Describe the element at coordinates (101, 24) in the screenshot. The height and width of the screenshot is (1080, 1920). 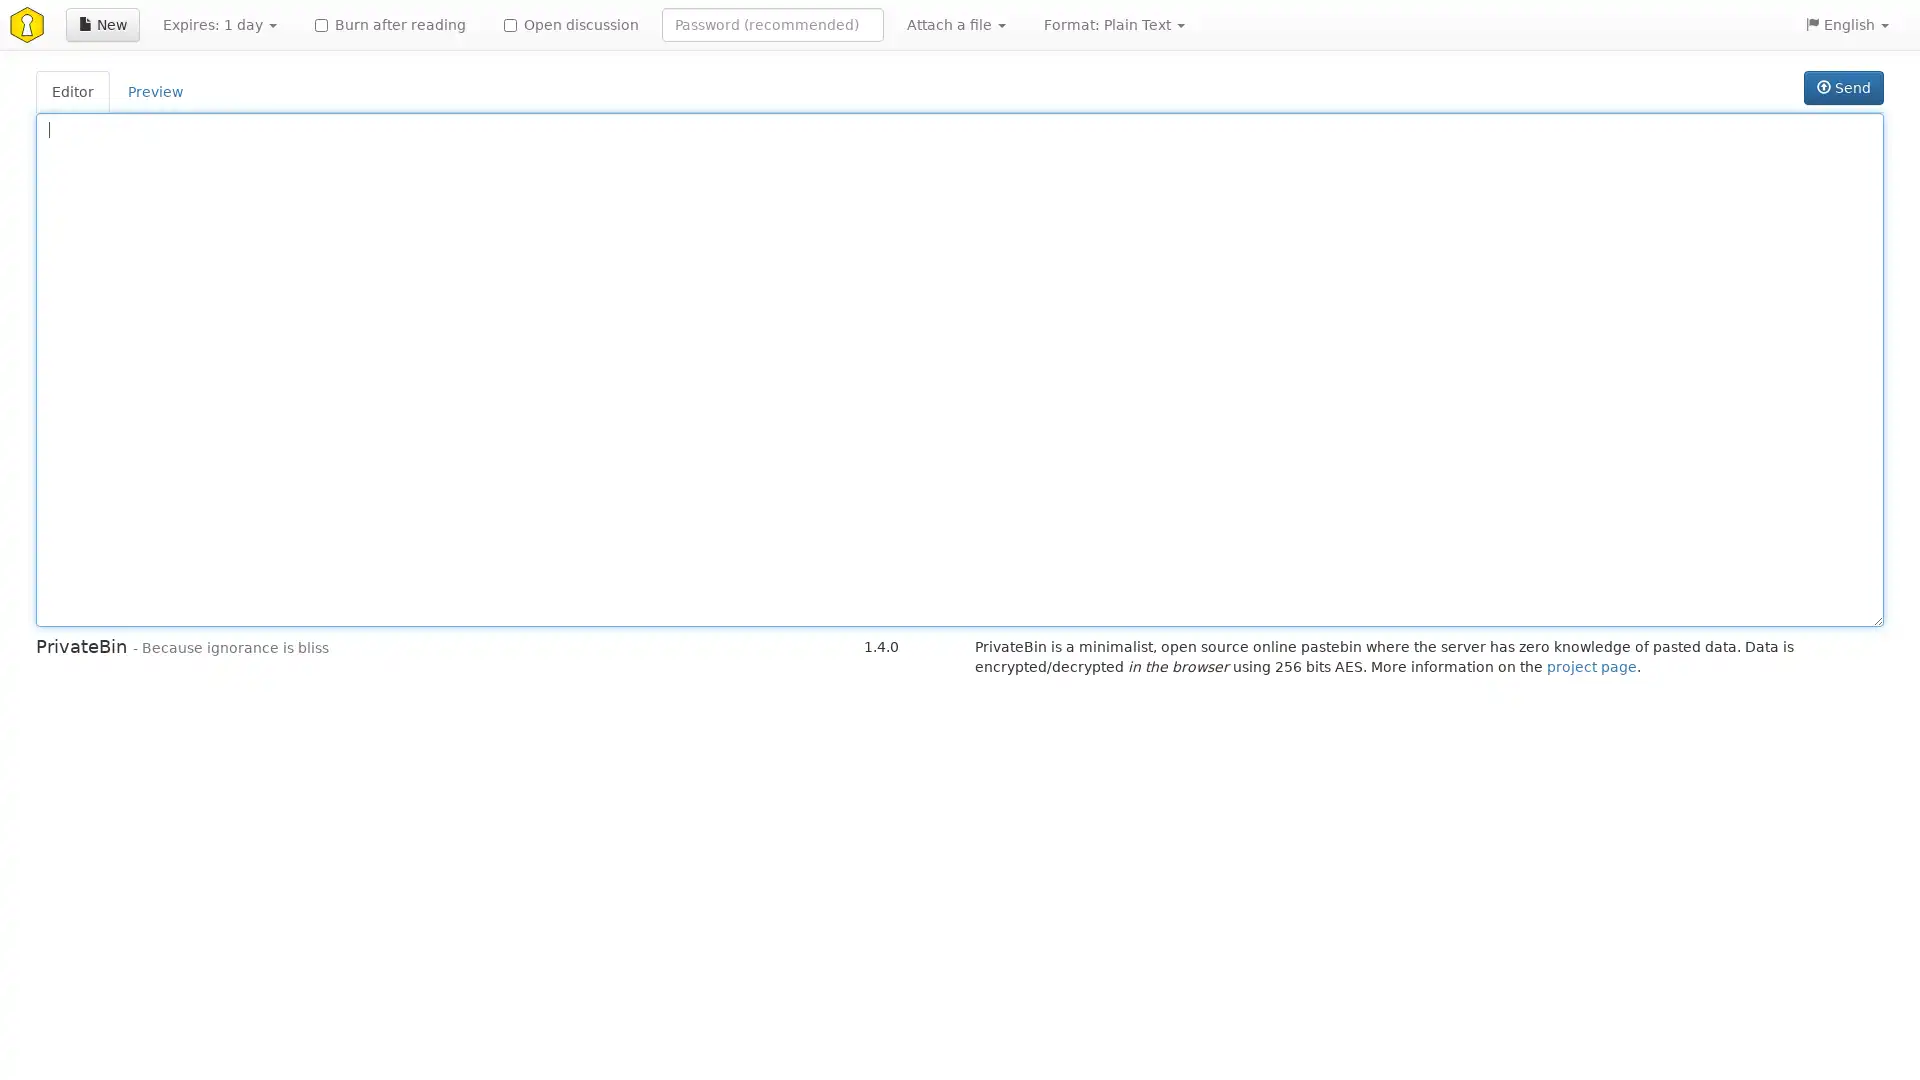
I see `New` at that location.